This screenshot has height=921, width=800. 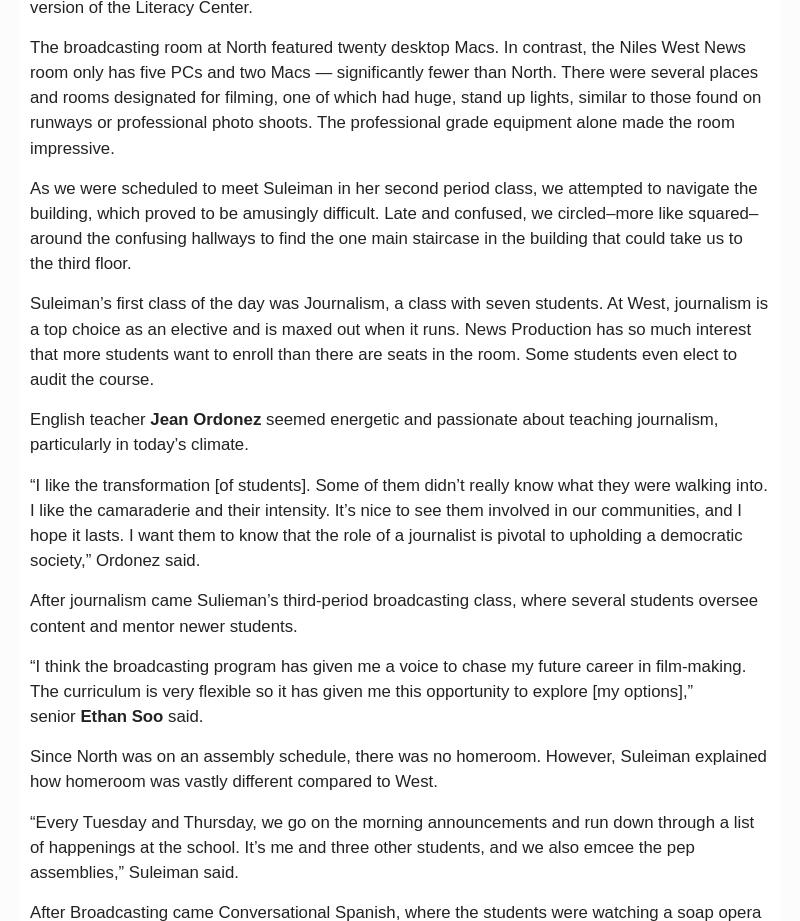 What do you see at coordinates (90, 419) in the screenshot?
I see `'English teacher'` at bounding box center [90, 419].